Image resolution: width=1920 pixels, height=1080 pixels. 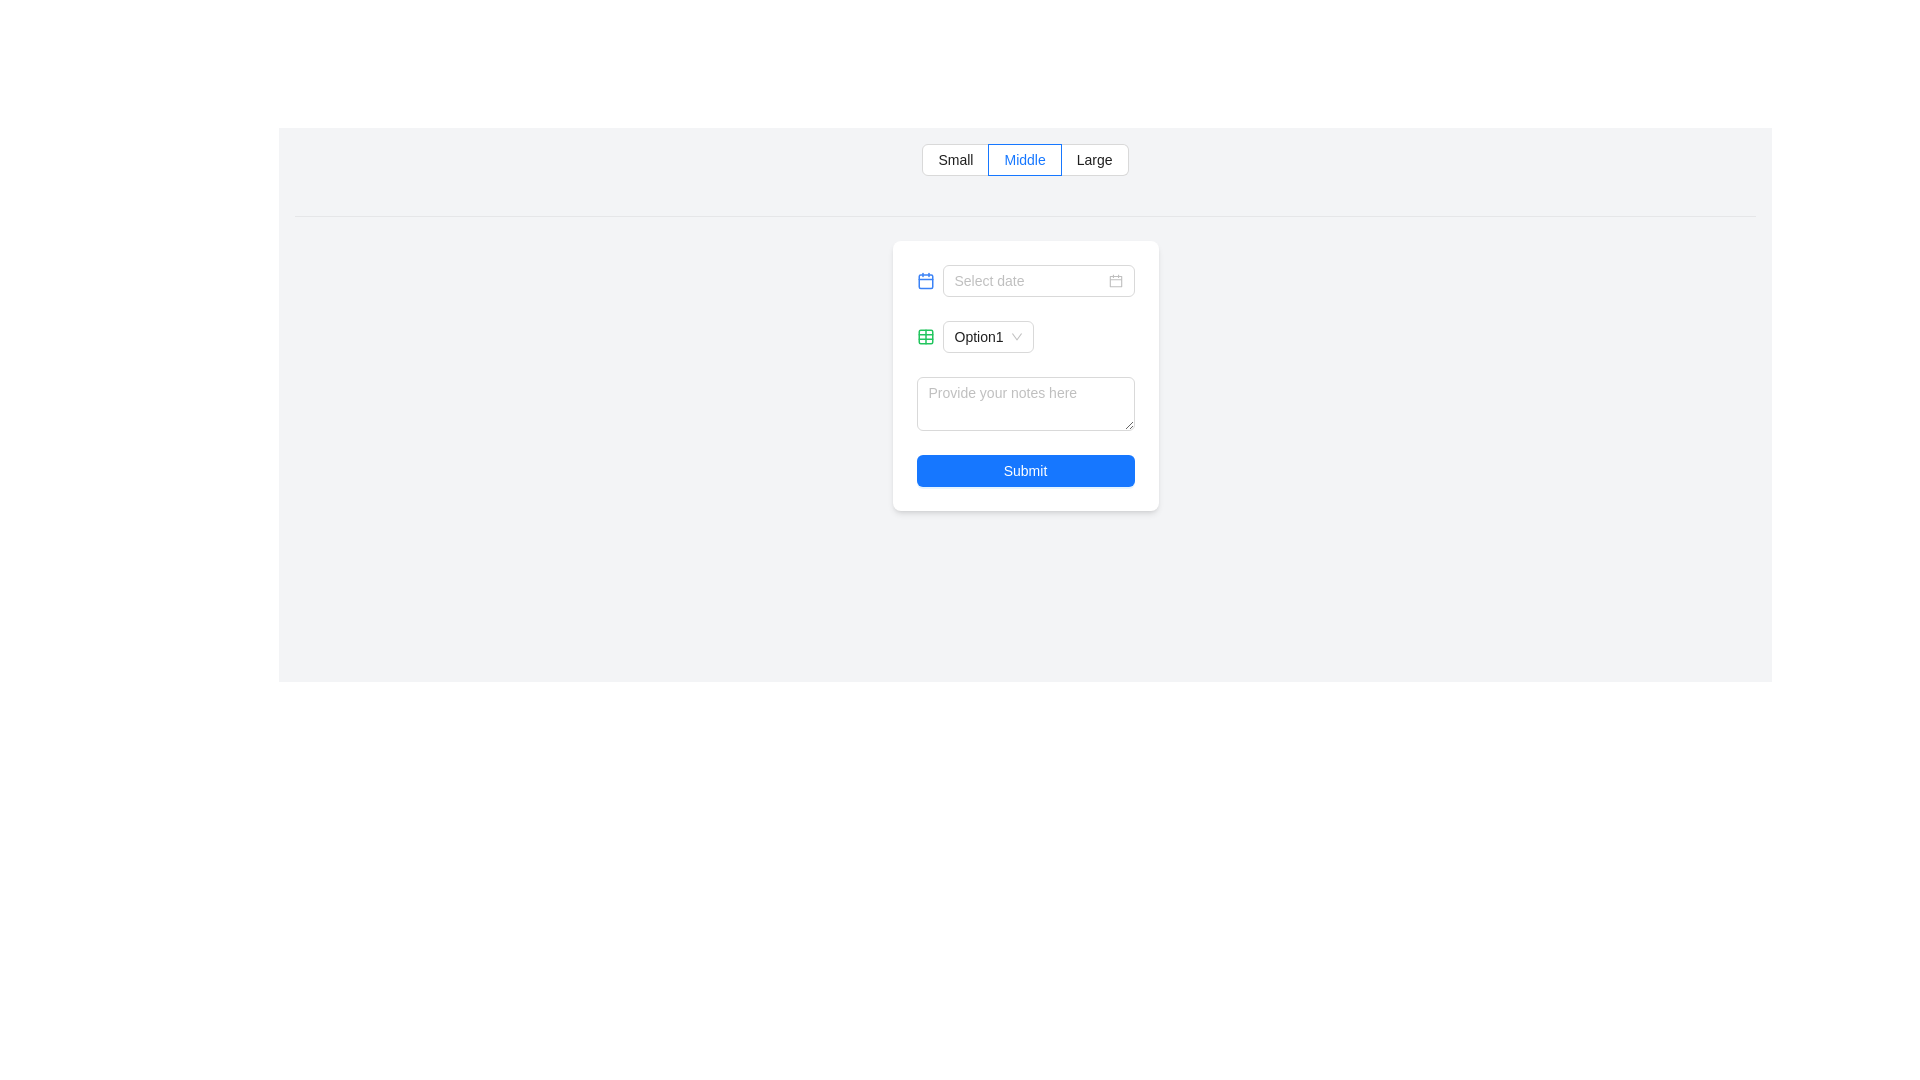 What do you see at coordinates (1025, 470) in the screenshot?
I see `the 'Submit' button located at the bottom-center of the form to observe interactive feedback` at bounding box center [1025, 470].